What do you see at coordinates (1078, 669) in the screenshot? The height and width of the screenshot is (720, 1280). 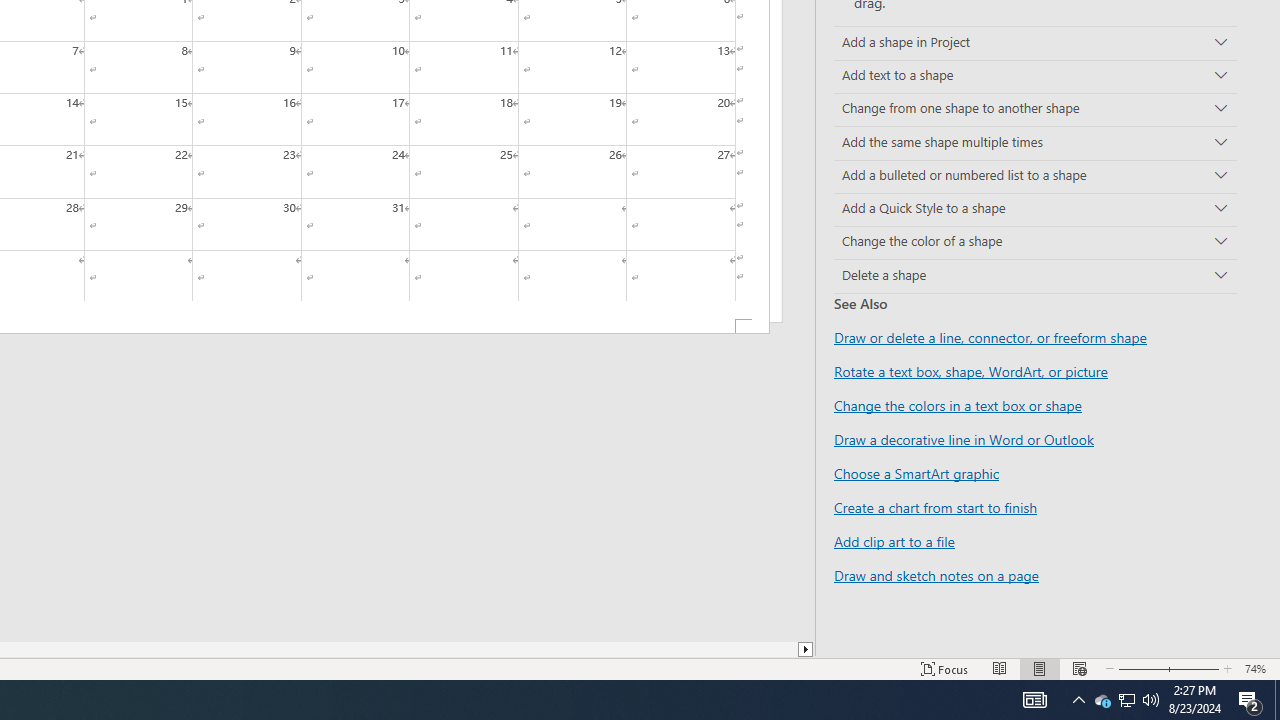 I see `'Web Layout'` at bounding box center [1078, 669].